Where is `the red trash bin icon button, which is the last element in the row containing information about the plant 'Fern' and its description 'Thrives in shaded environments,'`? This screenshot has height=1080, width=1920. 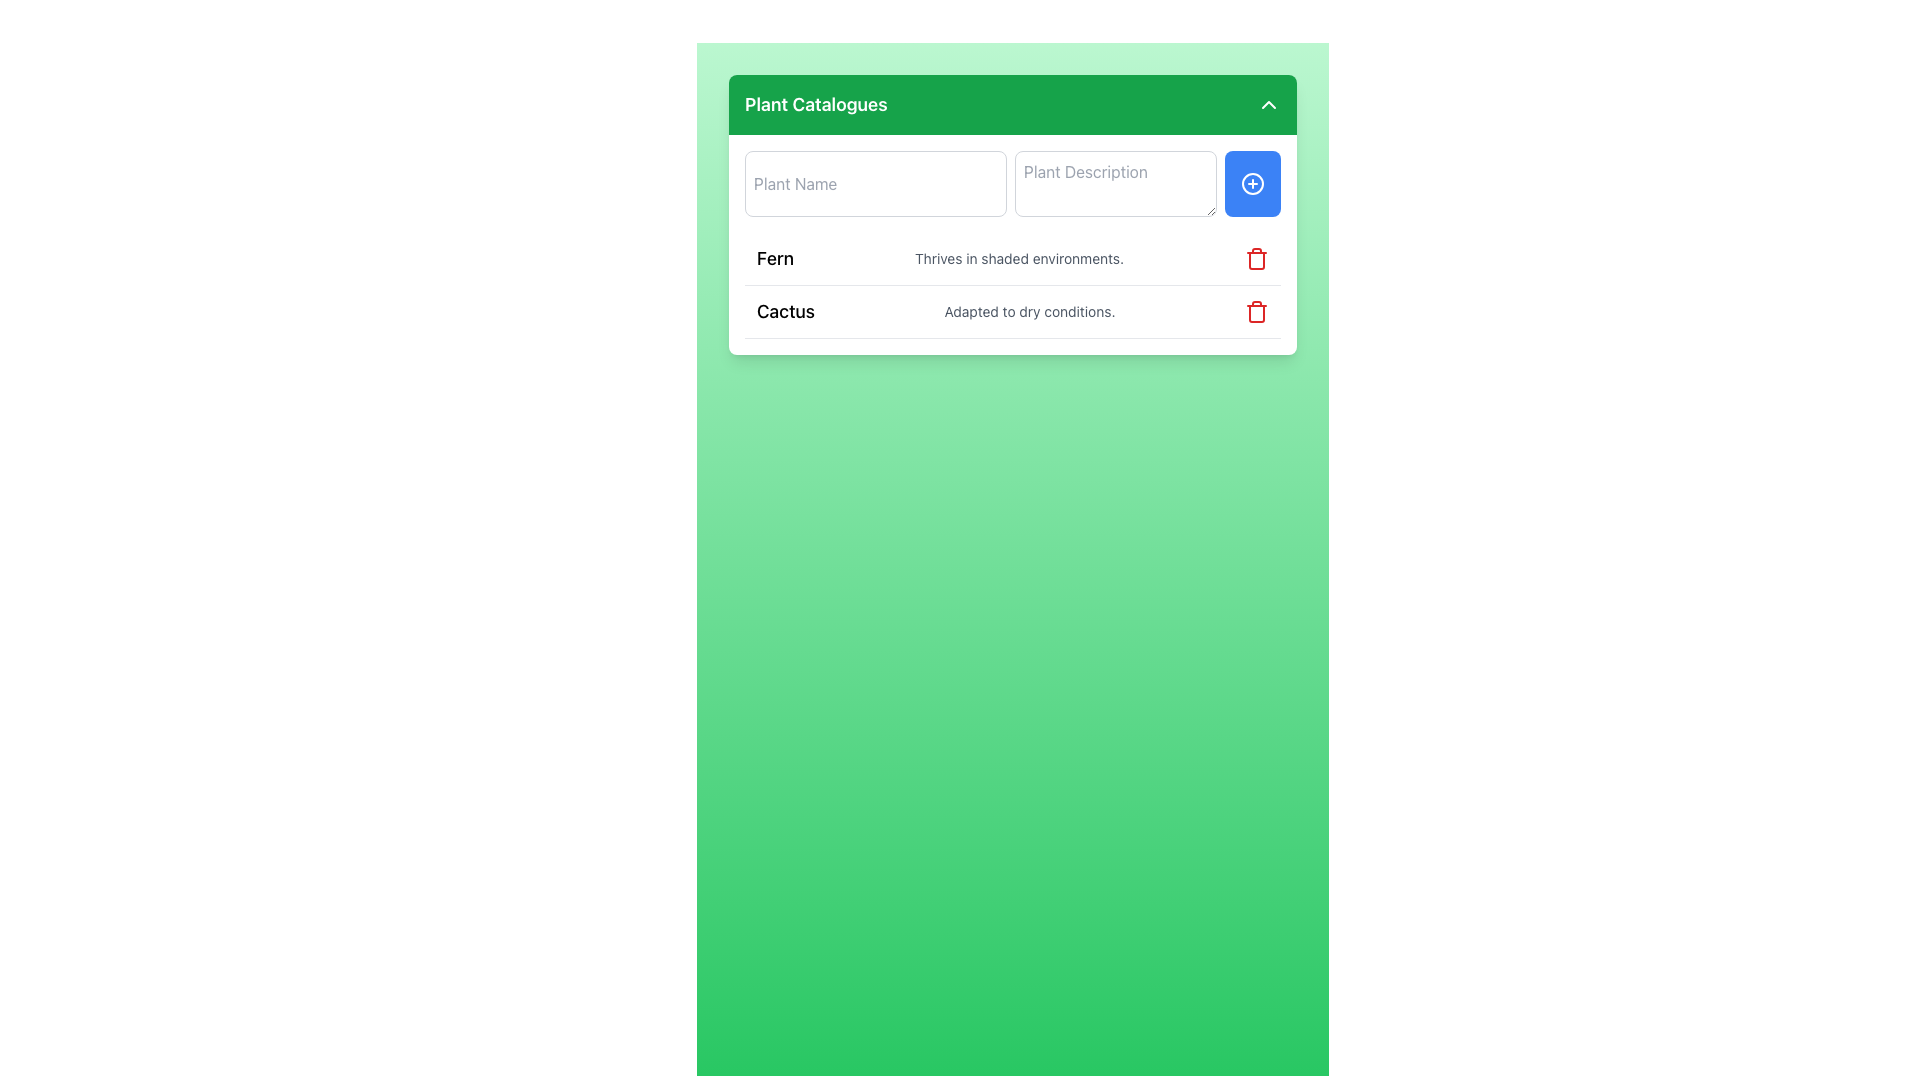
the red trash bin icon button, which is the last element in the row containing information about the plant 'Fern' and its description 'Thrives in shaded environments,' is located at coordinates (1256, 257).